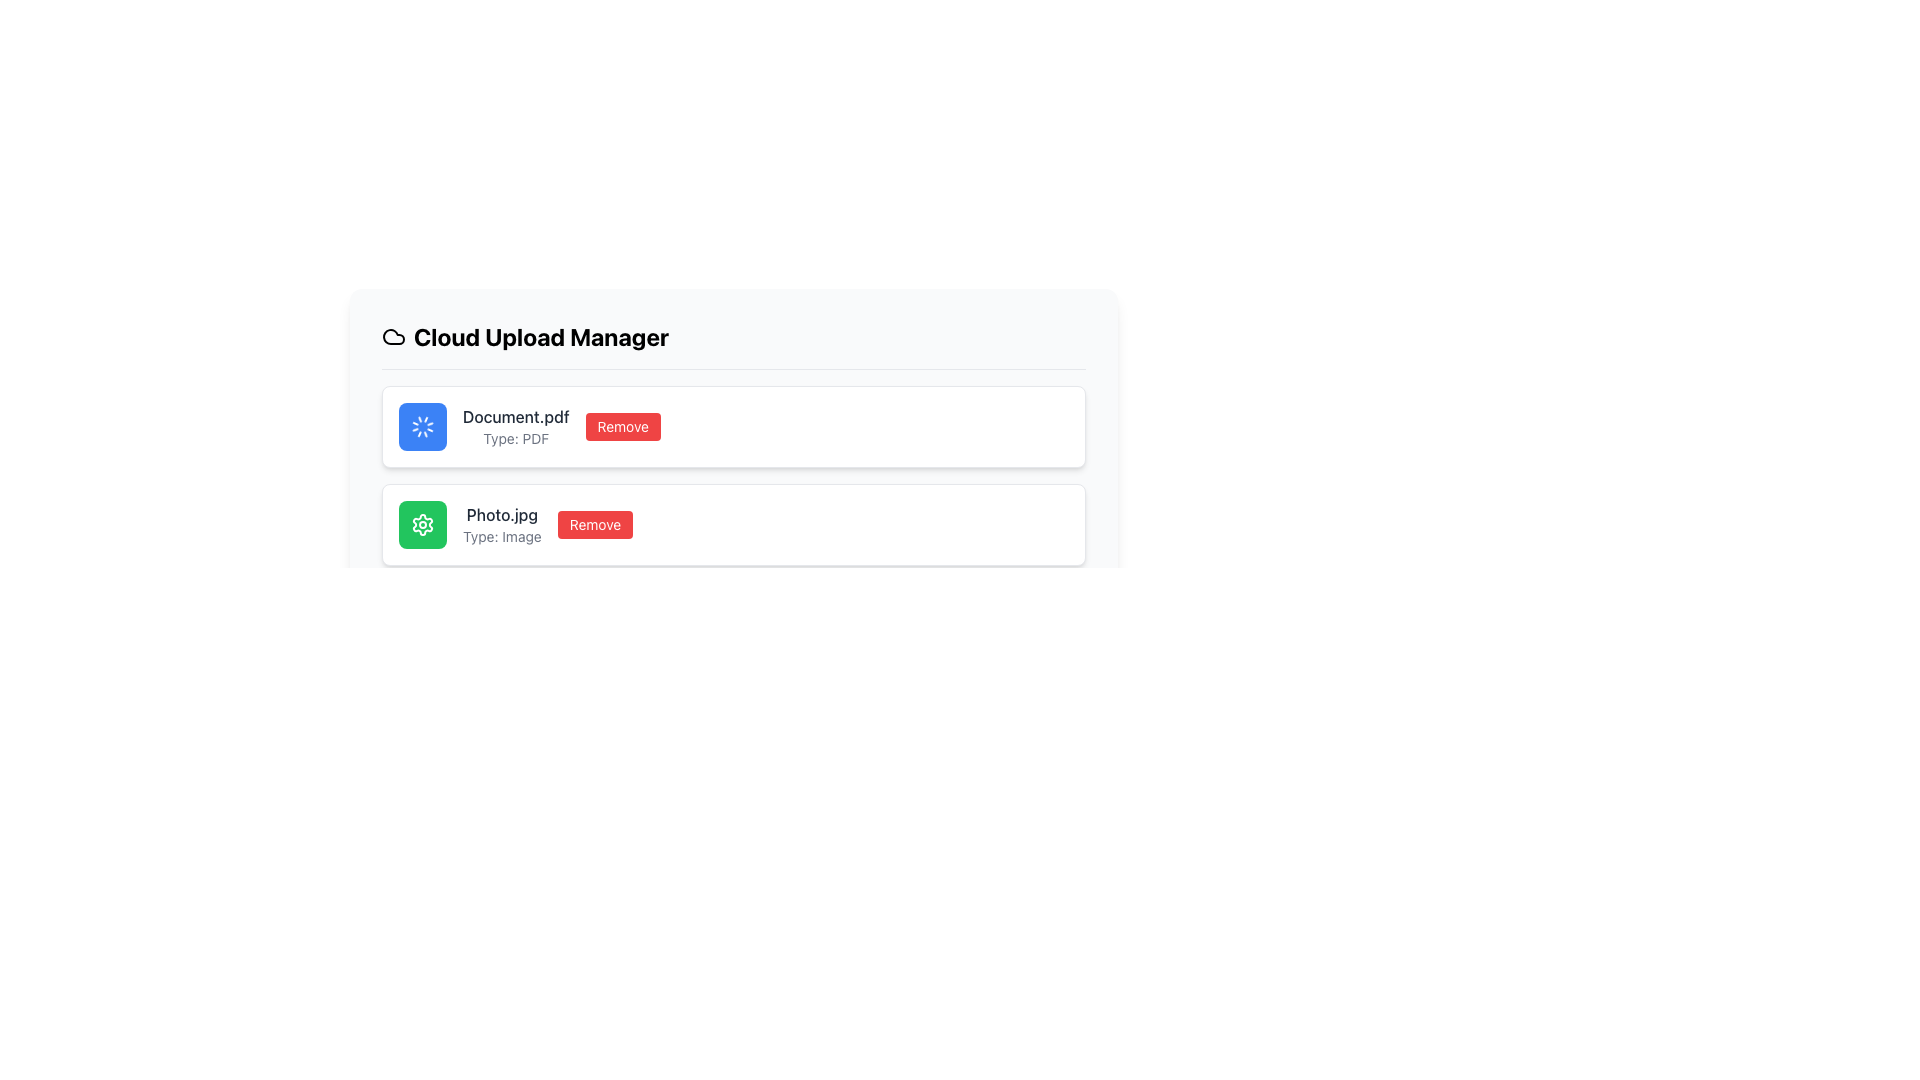  Describe the element at coordinates (502, 514) in the screenshot. I see `the text label displaying 'Photo.jpg', which is the first line of text in the second list item identified by a green icon and 'Type: Image' below it` at that location.